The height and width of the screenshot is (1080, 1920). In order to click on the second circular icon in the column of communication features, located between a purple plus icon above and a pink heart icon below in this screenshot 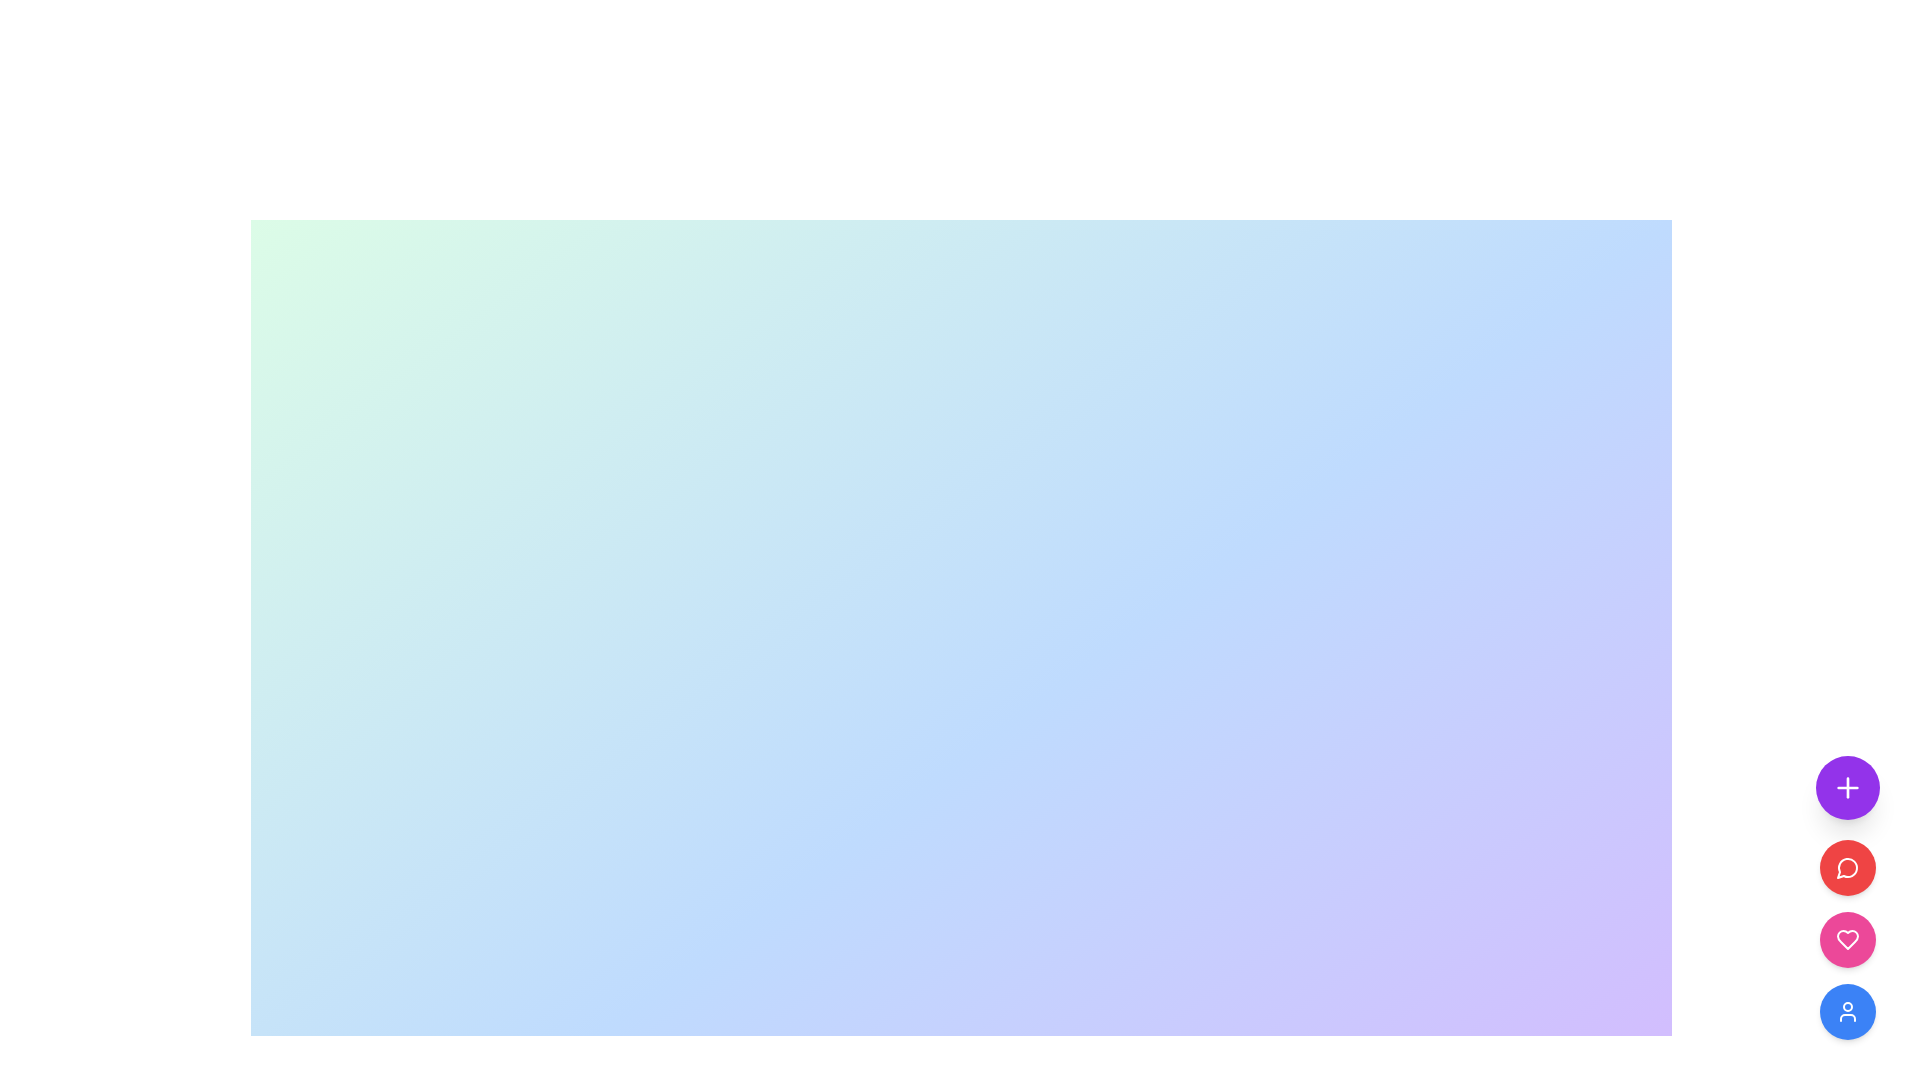, I will do `click(1846, 867)`.